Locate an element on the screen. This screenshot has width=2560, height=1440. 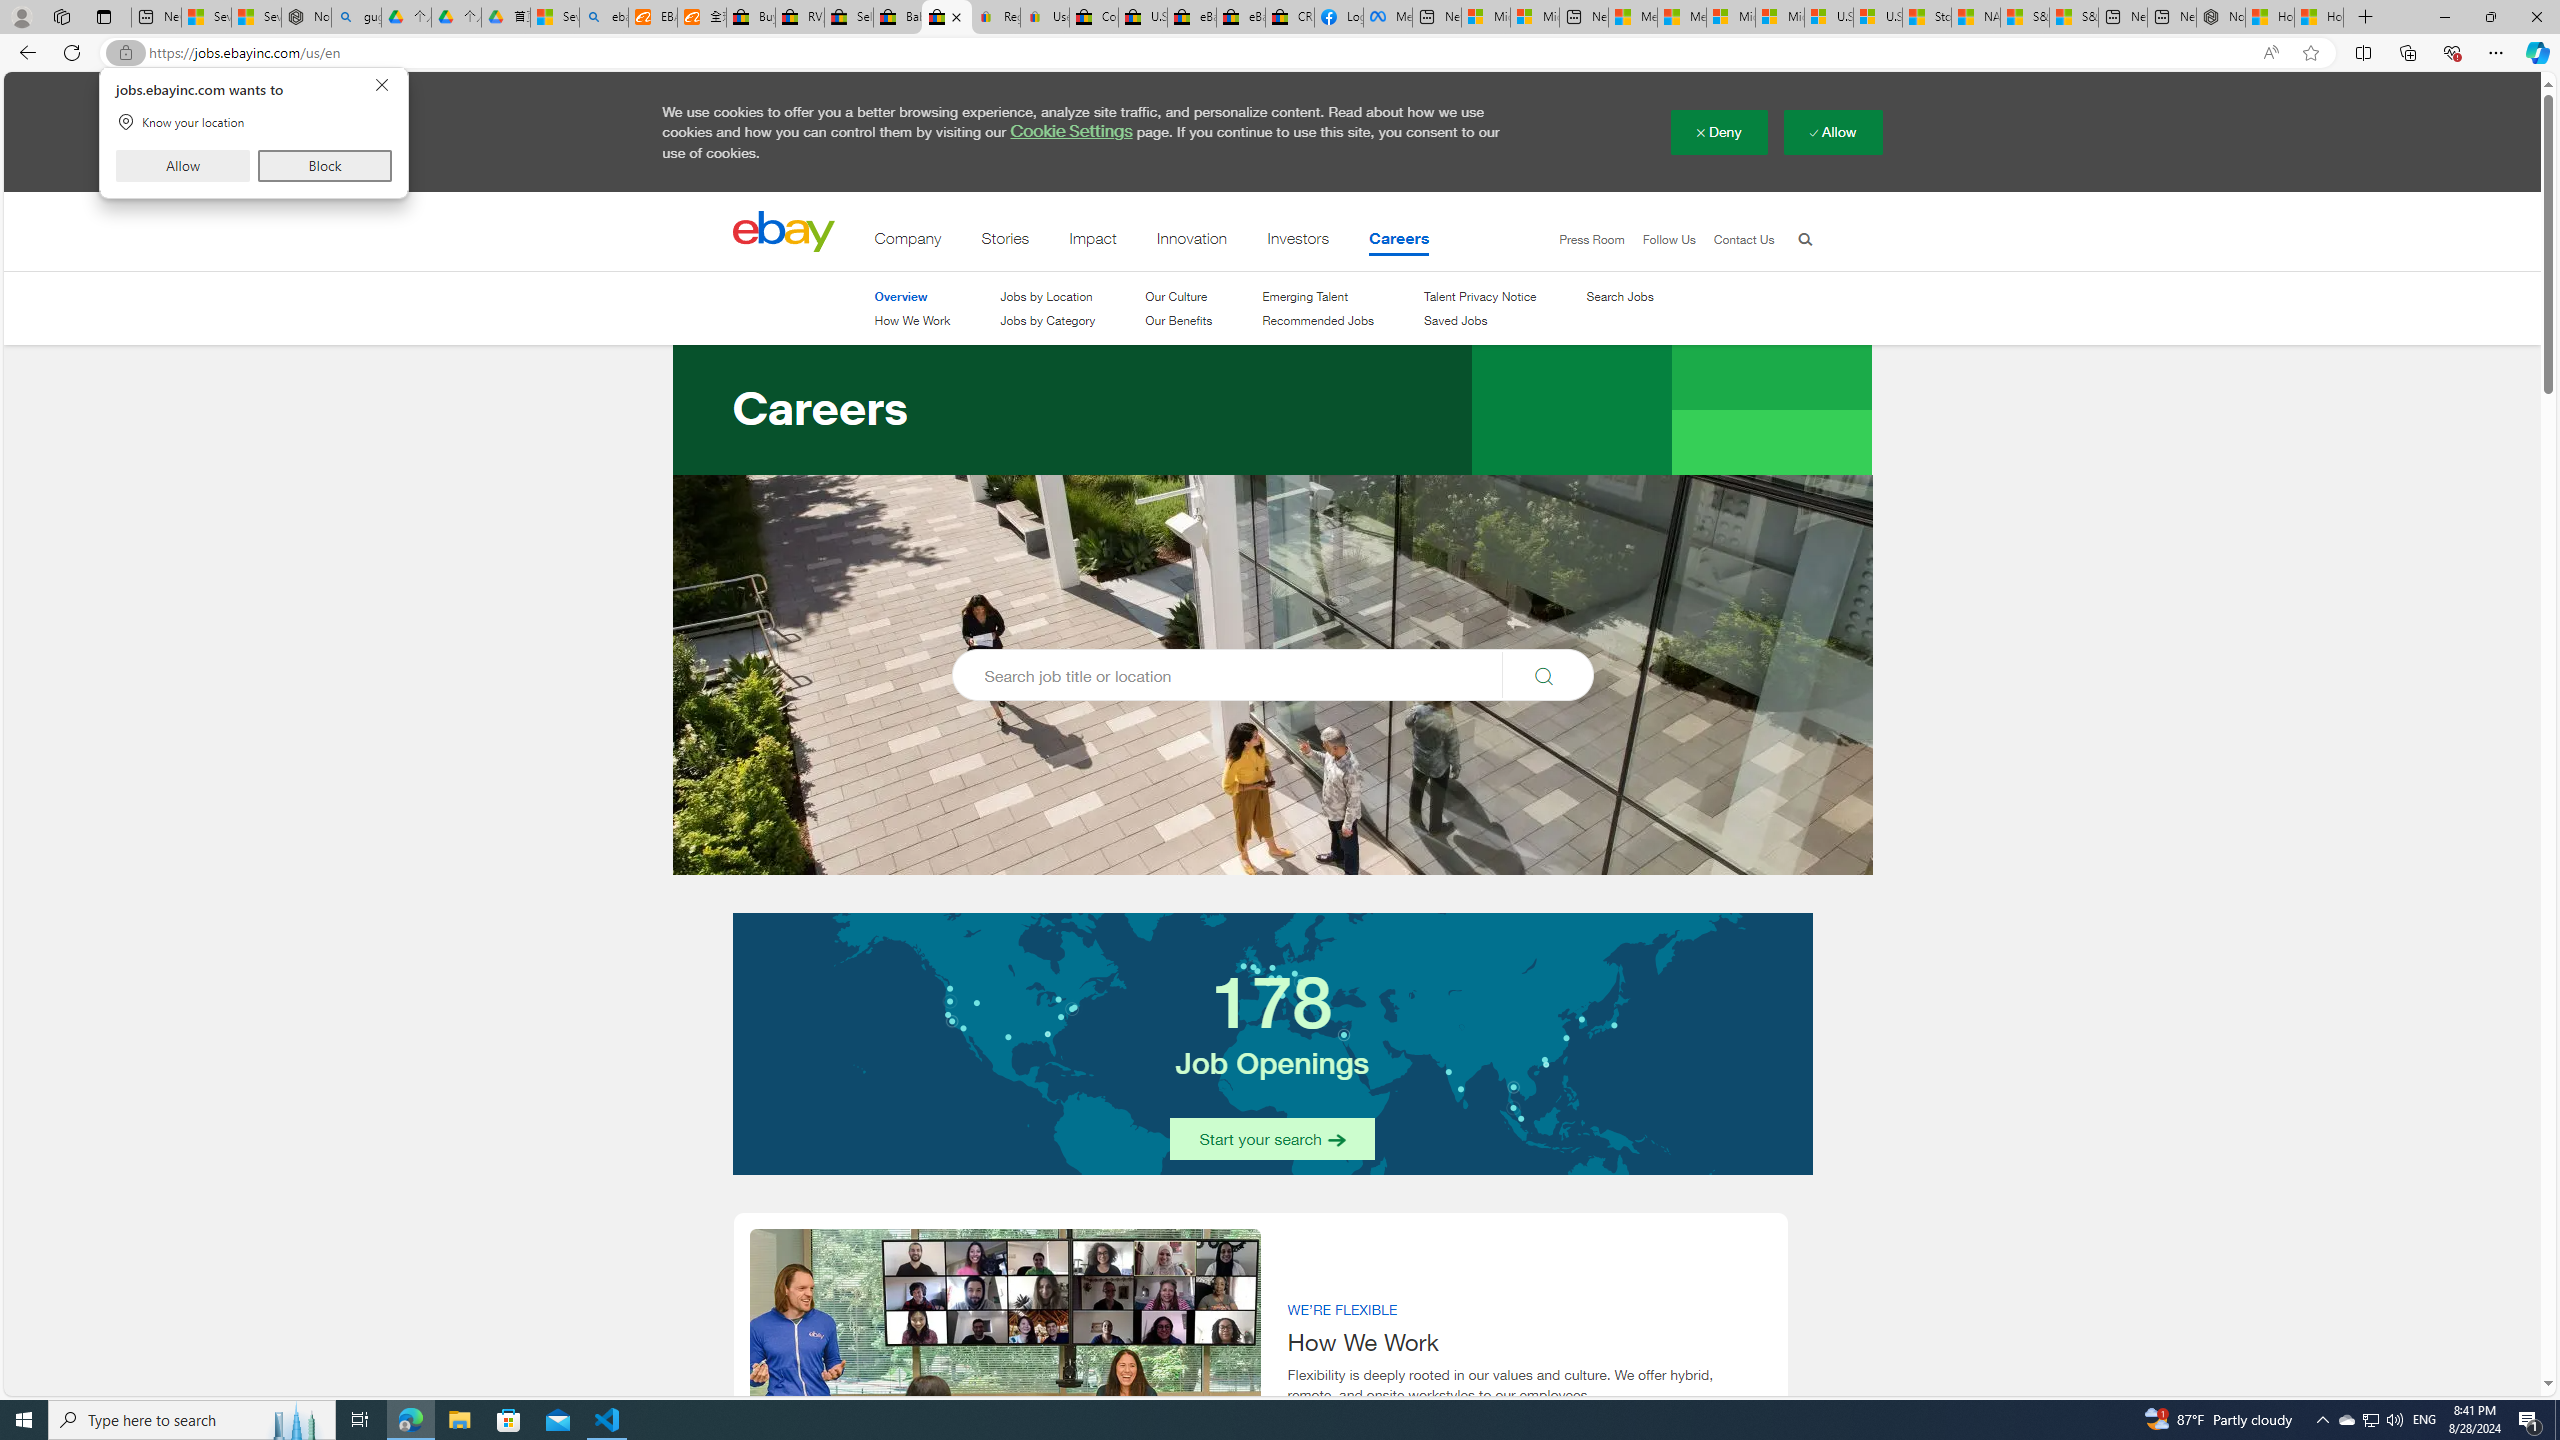
'Press Room' is located at coordinates (1582, 240).